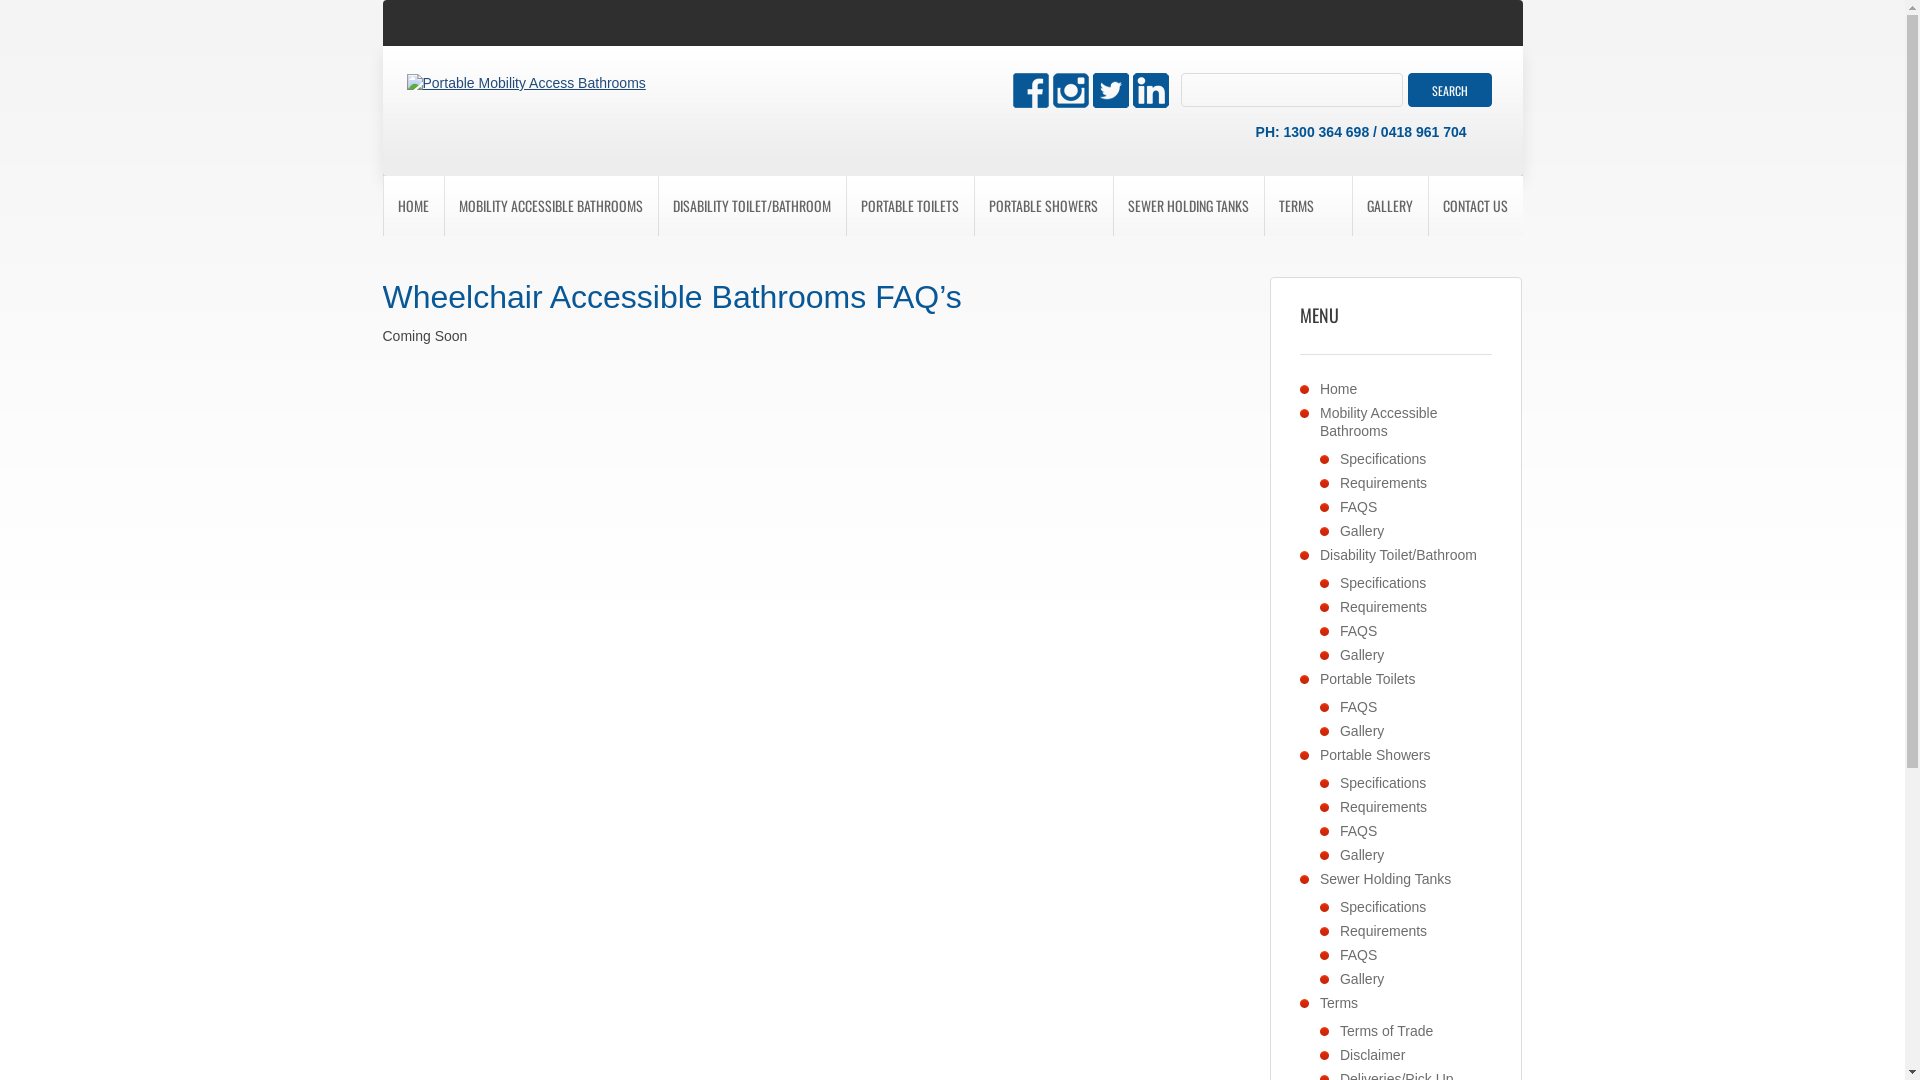  I want to click on 'SEWER HOLDING TANKS', so click(1187, 205).